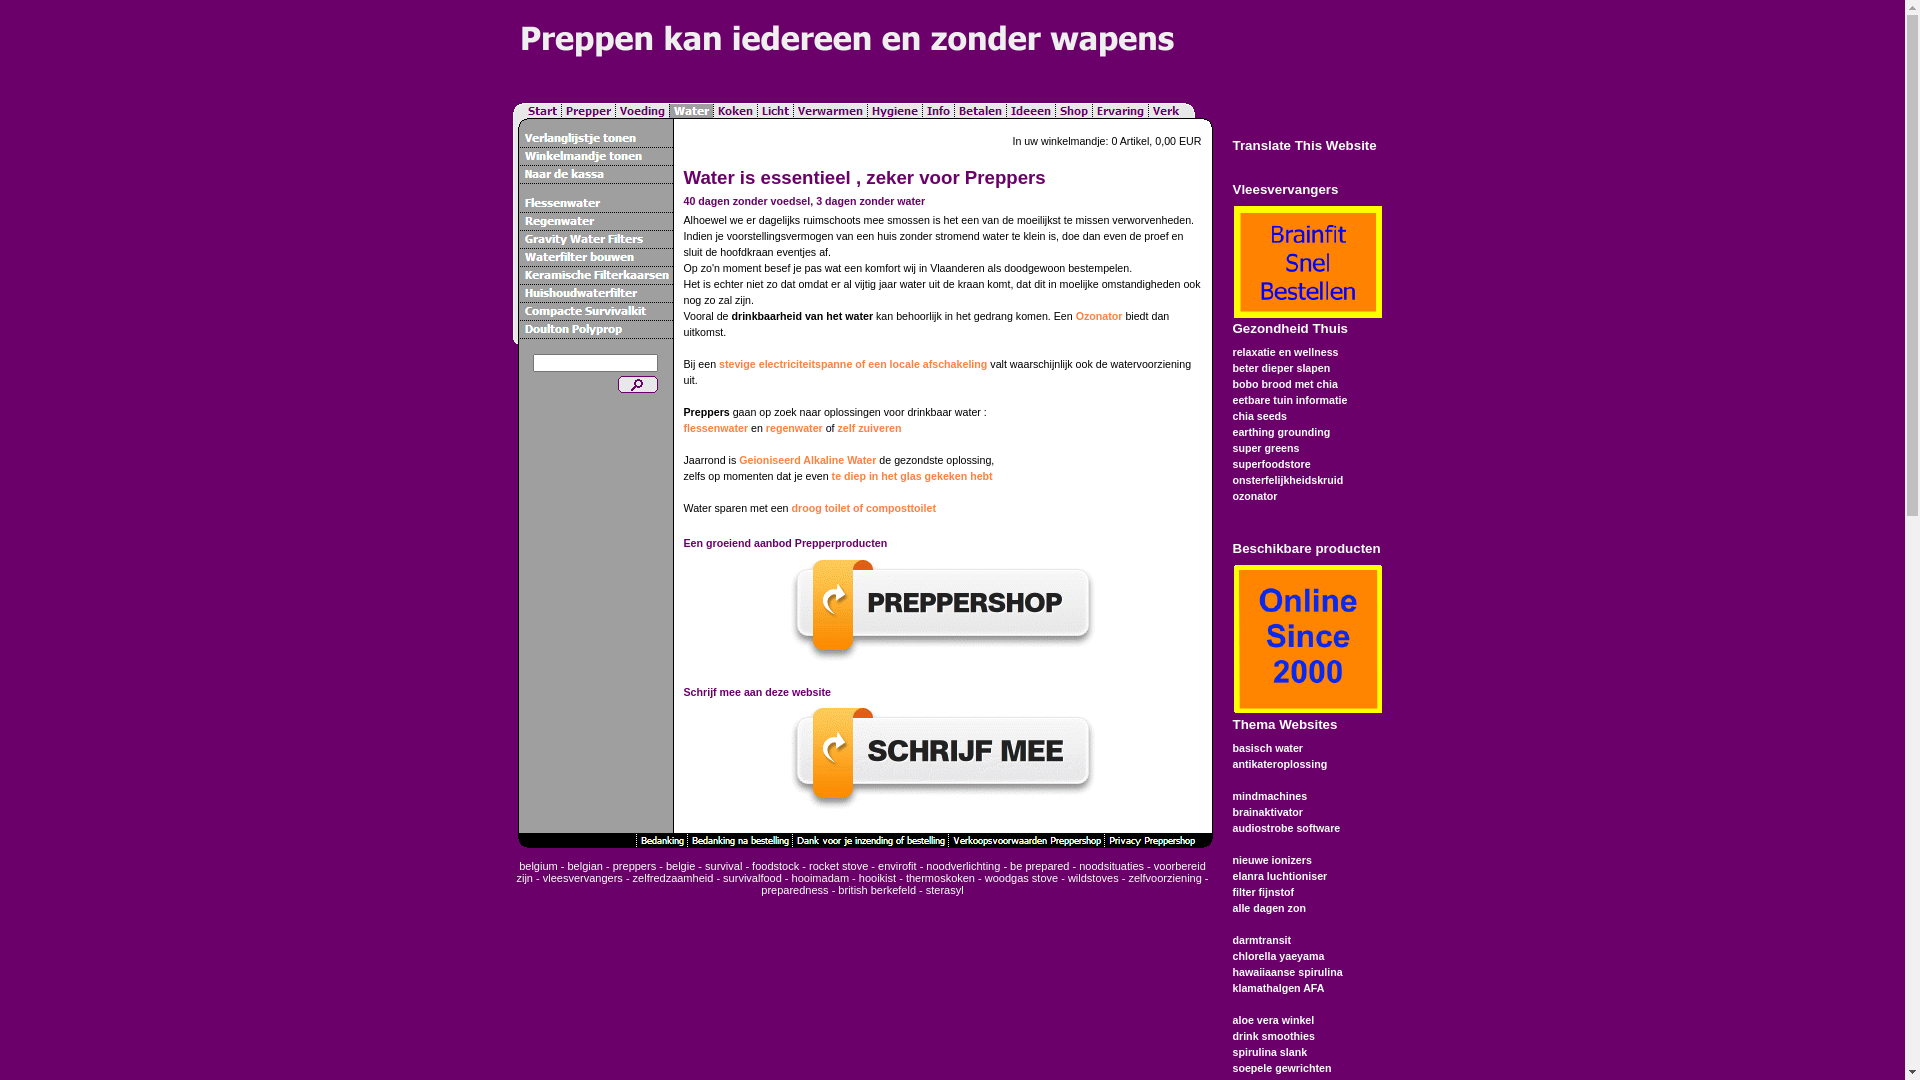  What do you see at coordinates (1271, 1035) in the screenshot?
I see `'drink smoothies'` at bounding box center [1271, 1035].